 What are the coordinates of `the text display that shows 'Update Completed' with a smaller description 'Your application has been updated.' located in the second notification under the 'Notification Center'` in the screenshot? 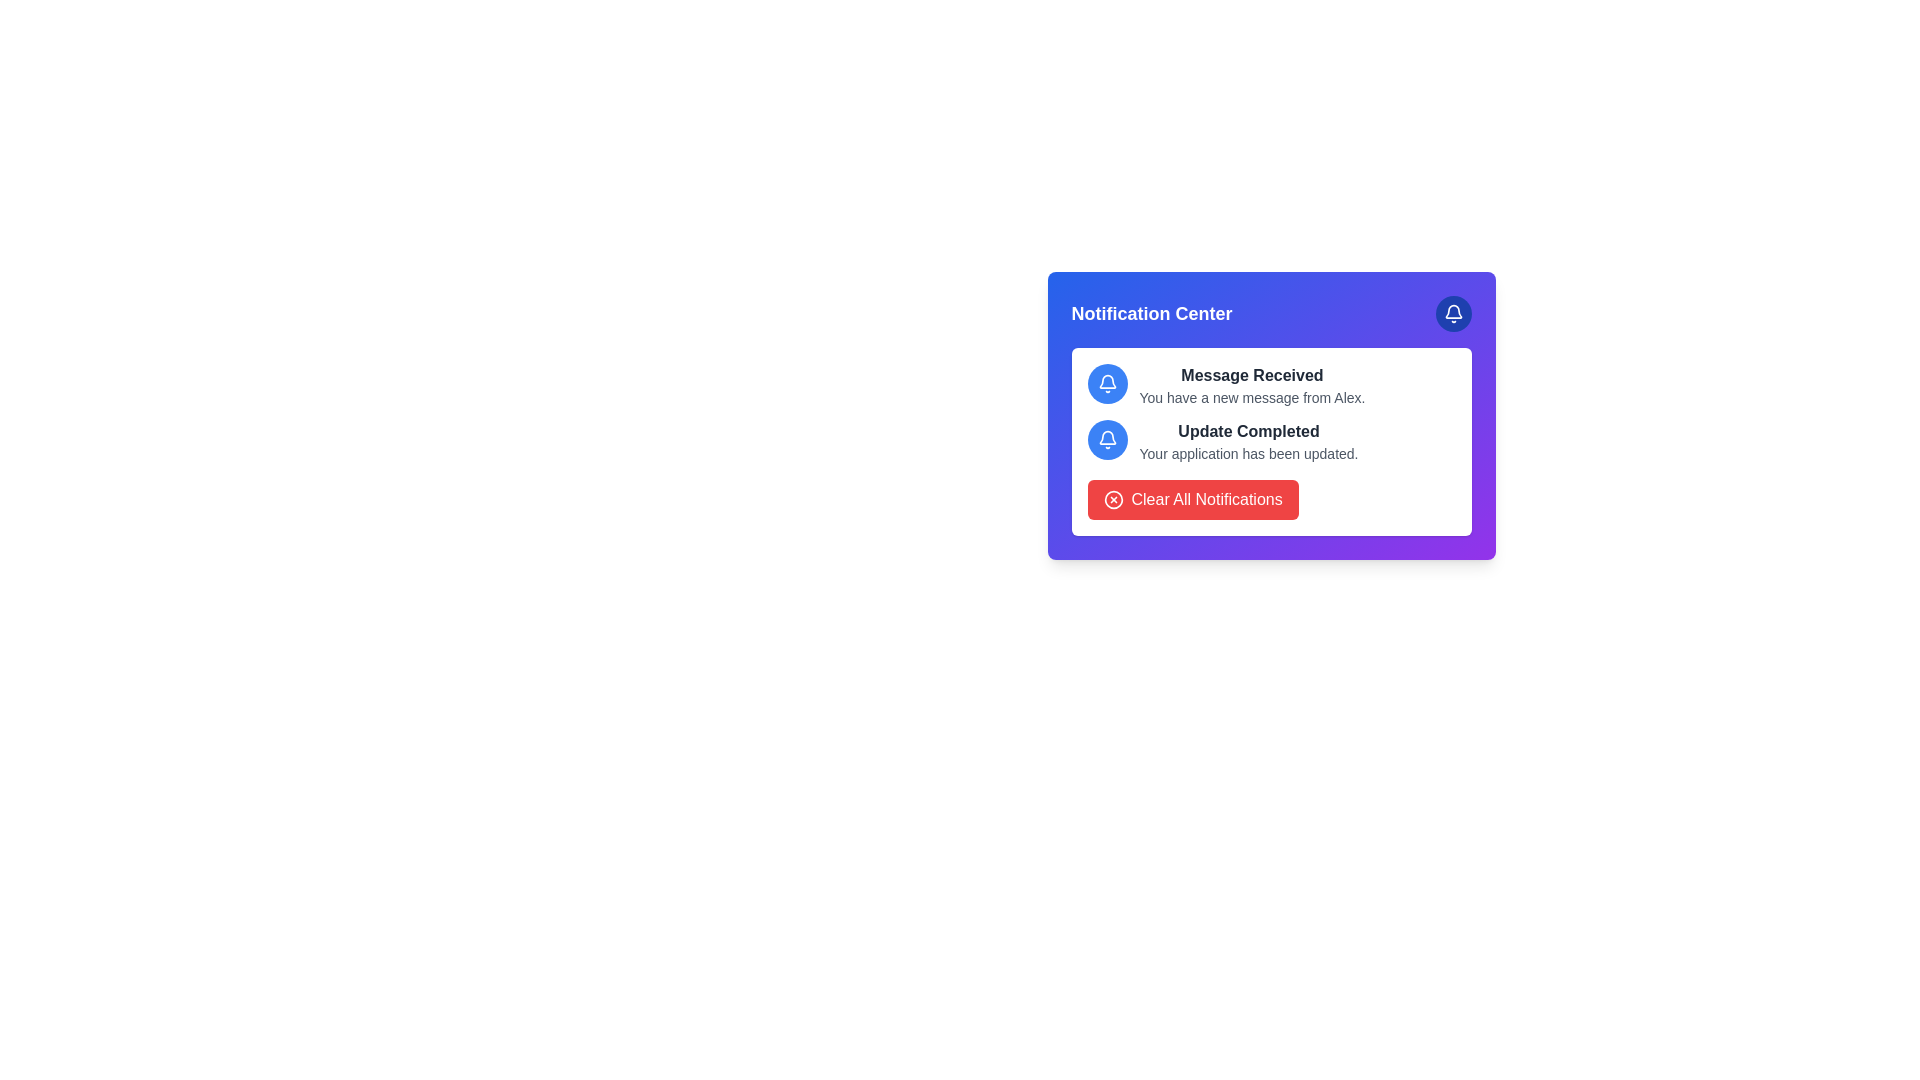 It's located at (1247, 441).